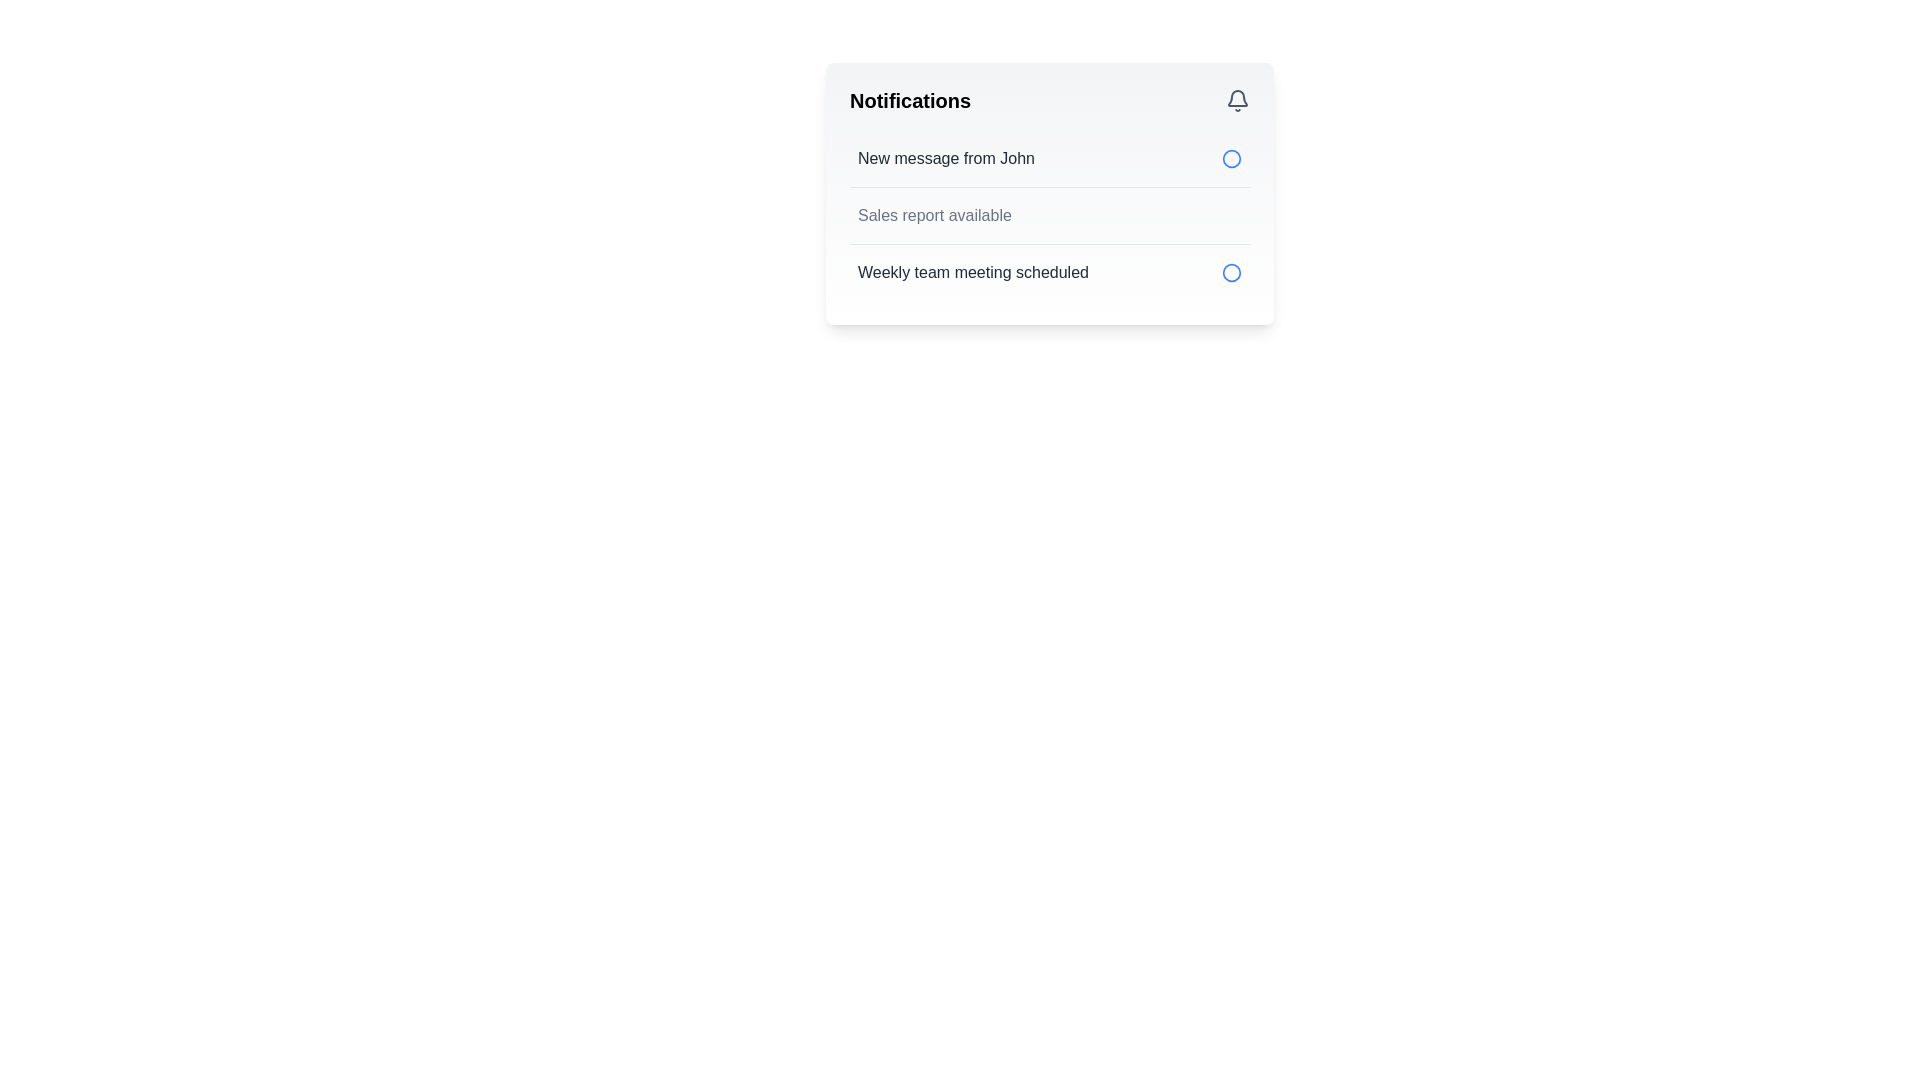  What do you see at coordinates (973, 273) in the screenshot?
I see `the text label that reads 'Weekly team meeting scheduled', which is styled with a medium-weight font and gray color in the notifications pane` at bounding box center [973, 273].